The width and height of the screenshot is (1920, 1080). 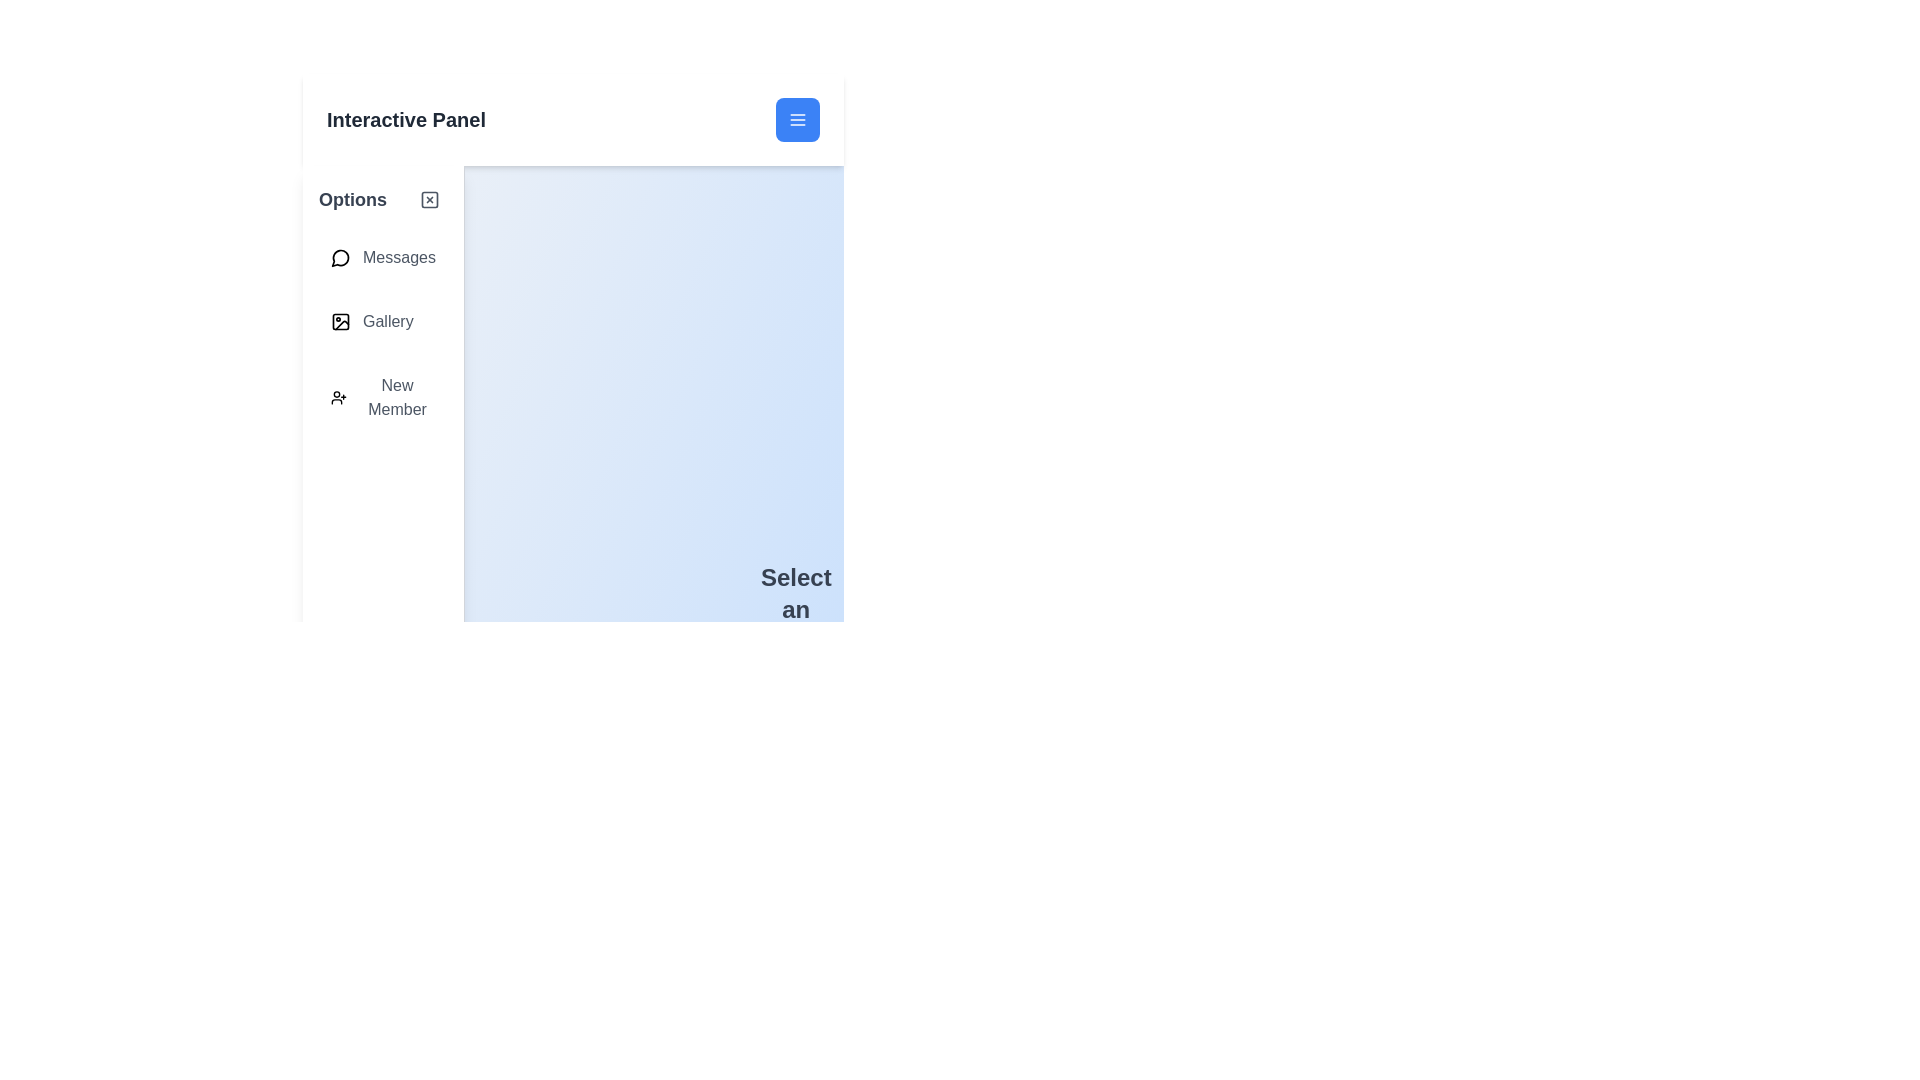 I want to click on the 'Gallery' menu item located in the sidebar menu, which is the second item below 'Messages', so click(x=383, y=320).